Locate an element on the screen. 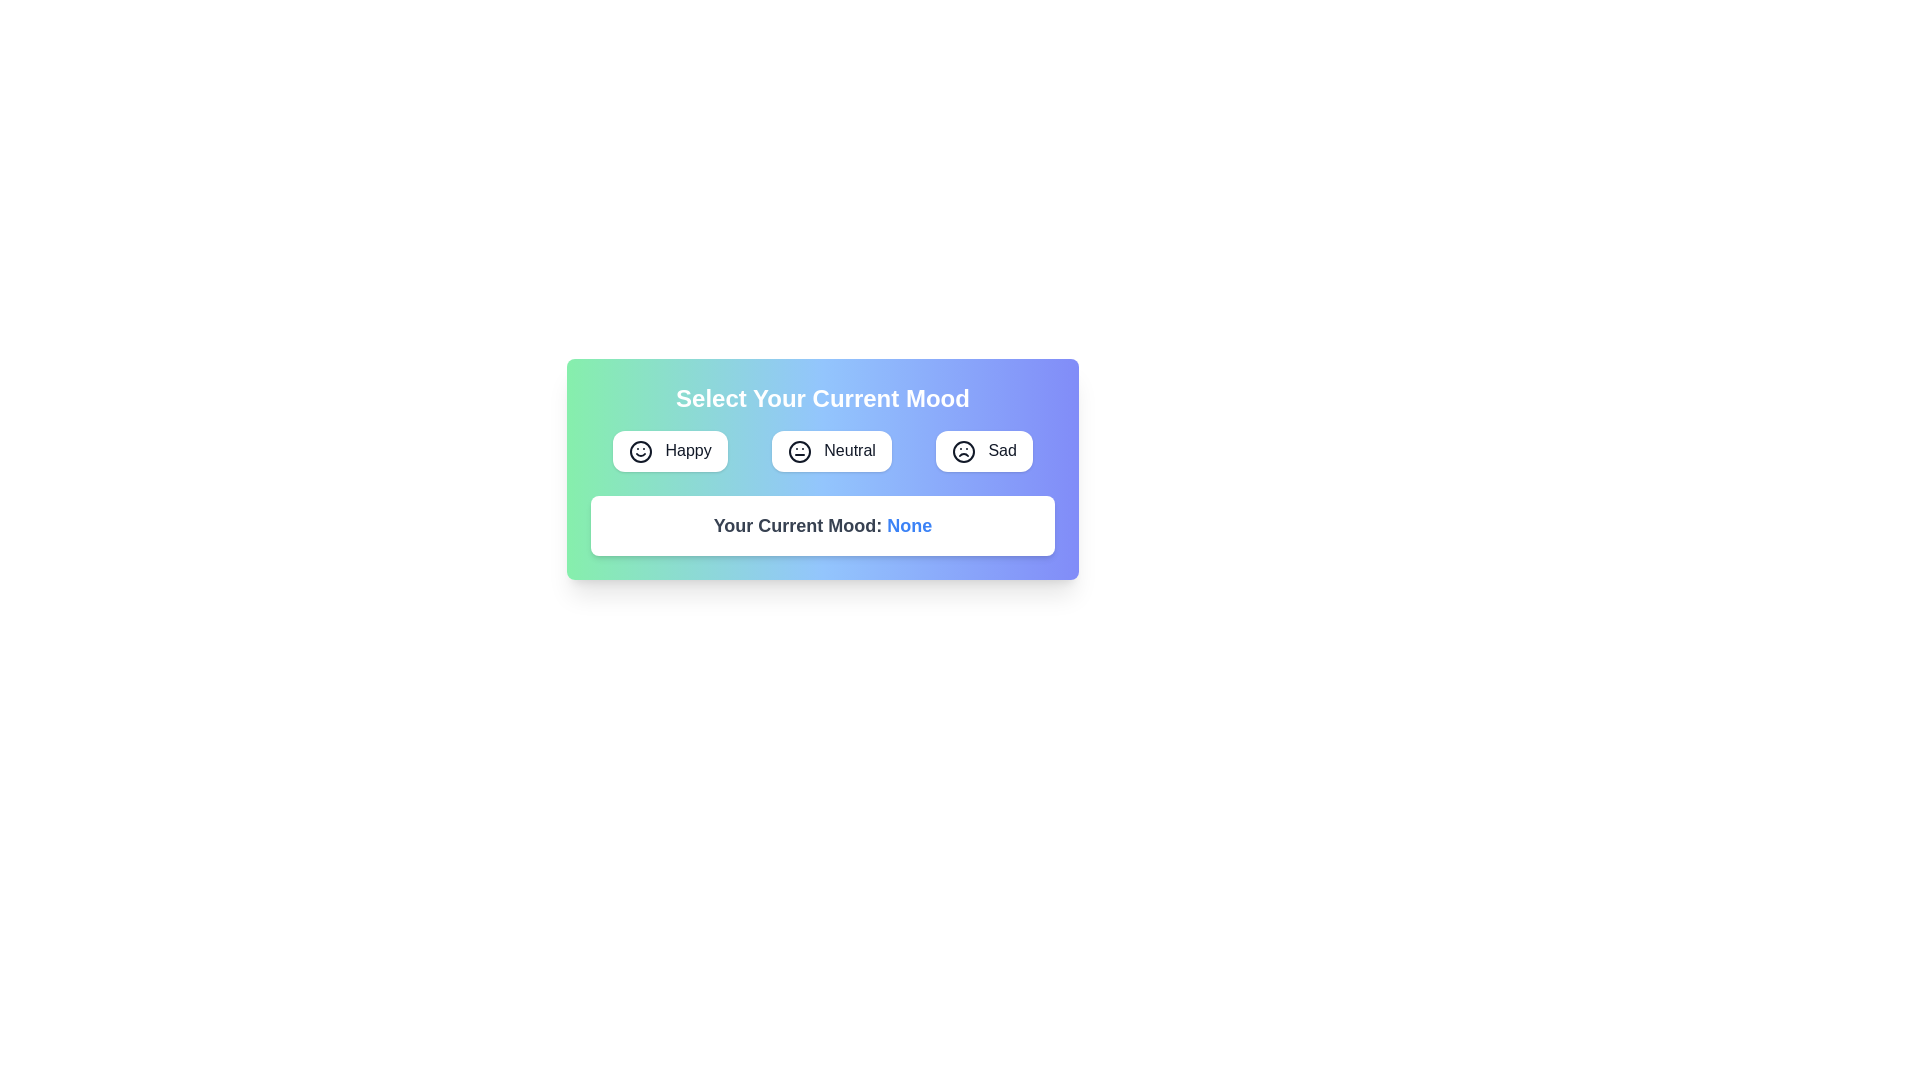 This screenshot has width=1920, height=1080. the 'Sad' mood icon, which is part of the button located in the bottom right corner of the dialog box titled 'Select Your Current Mood' is located at coordinates (964, 451).